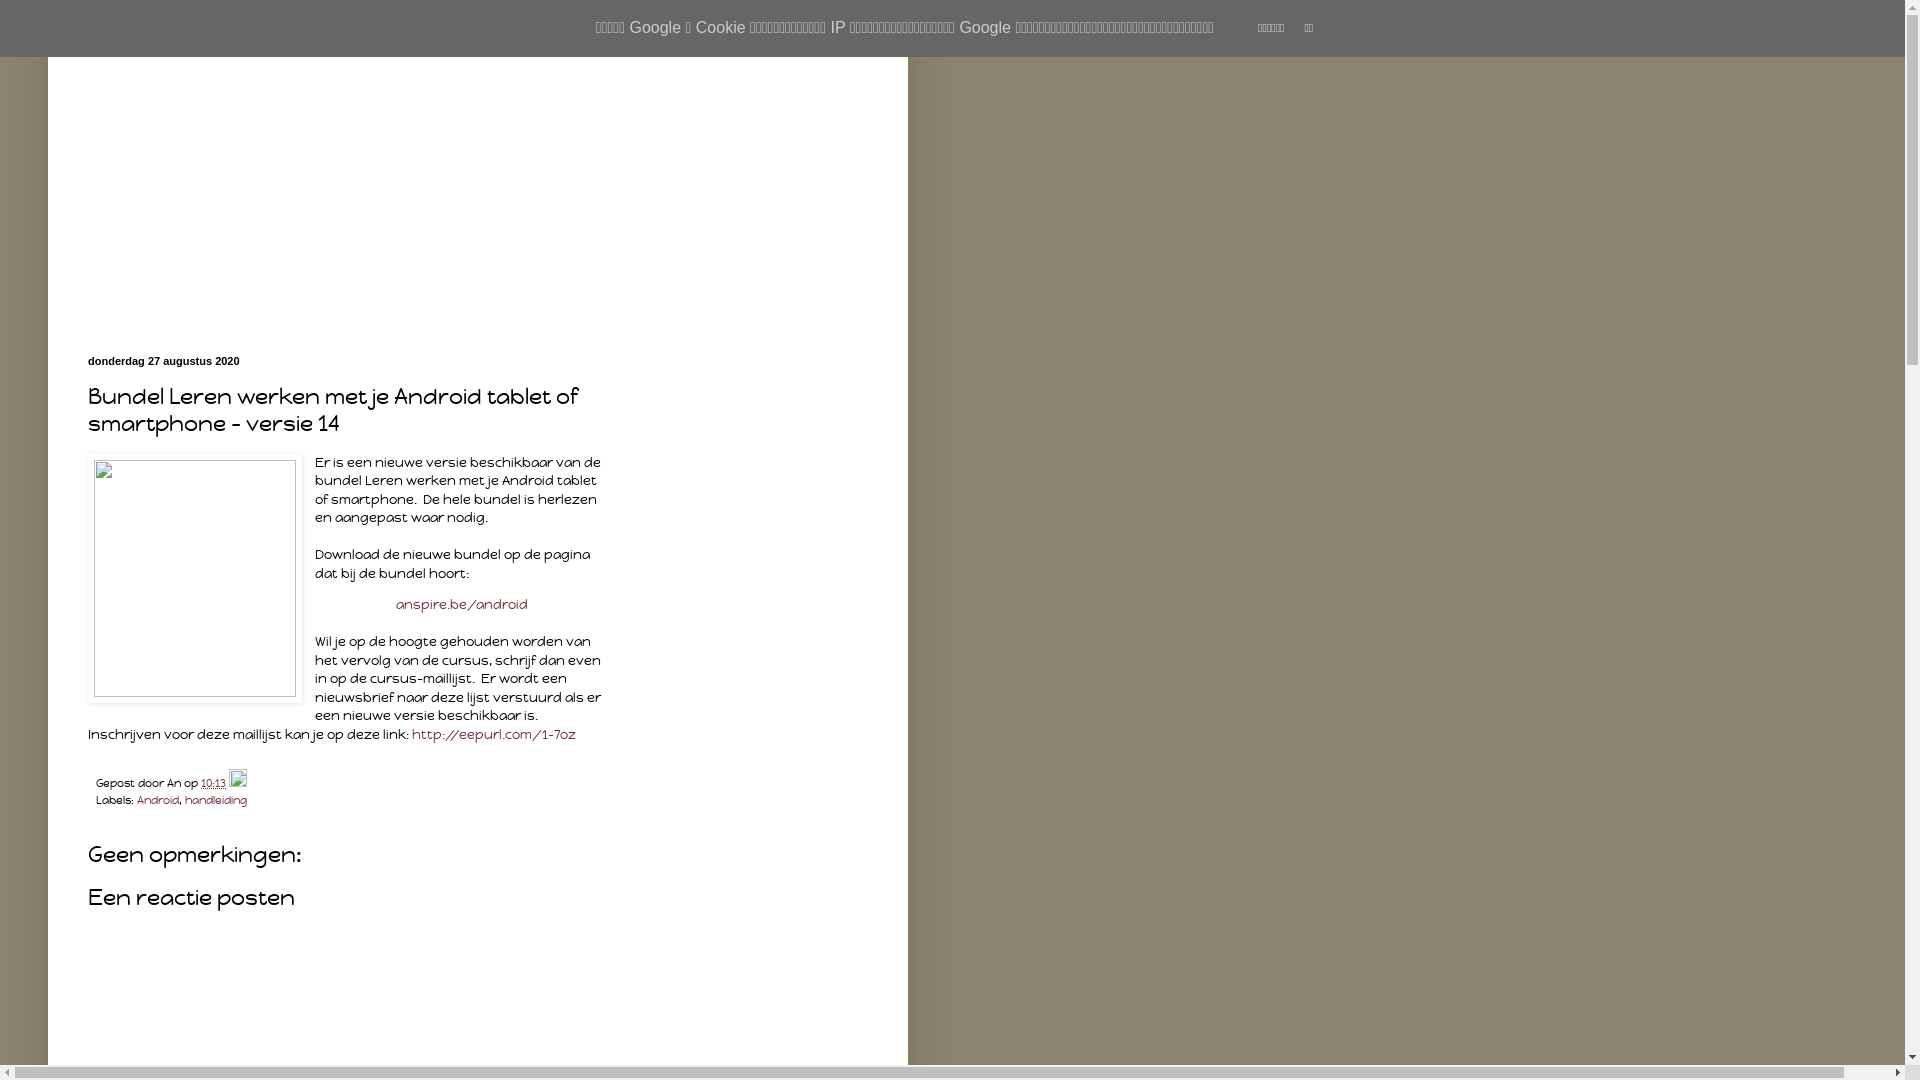  What do you see at coordinates (494, 734) in the screenshot?
I see `'http://eepurl.com/1-7oz'` at bounding box center [494, 734].